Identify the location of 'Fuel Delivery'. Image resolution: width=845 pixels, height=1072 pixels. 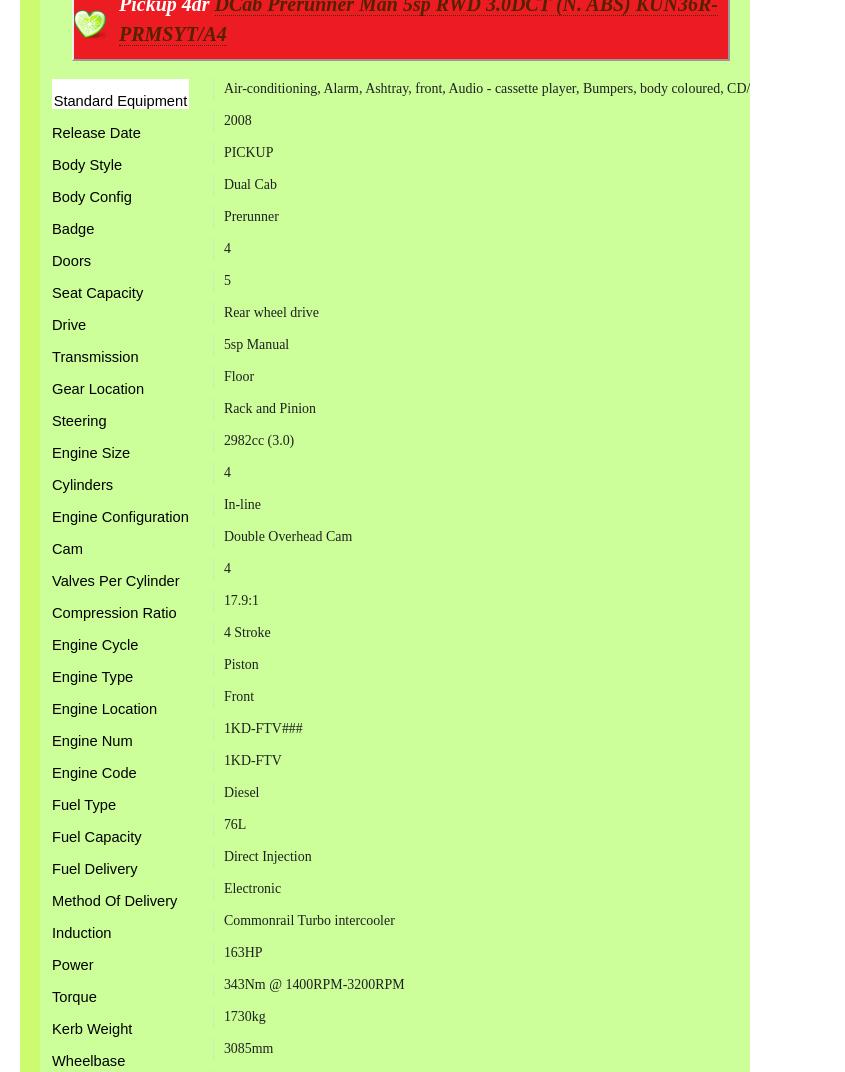
(94, 867).